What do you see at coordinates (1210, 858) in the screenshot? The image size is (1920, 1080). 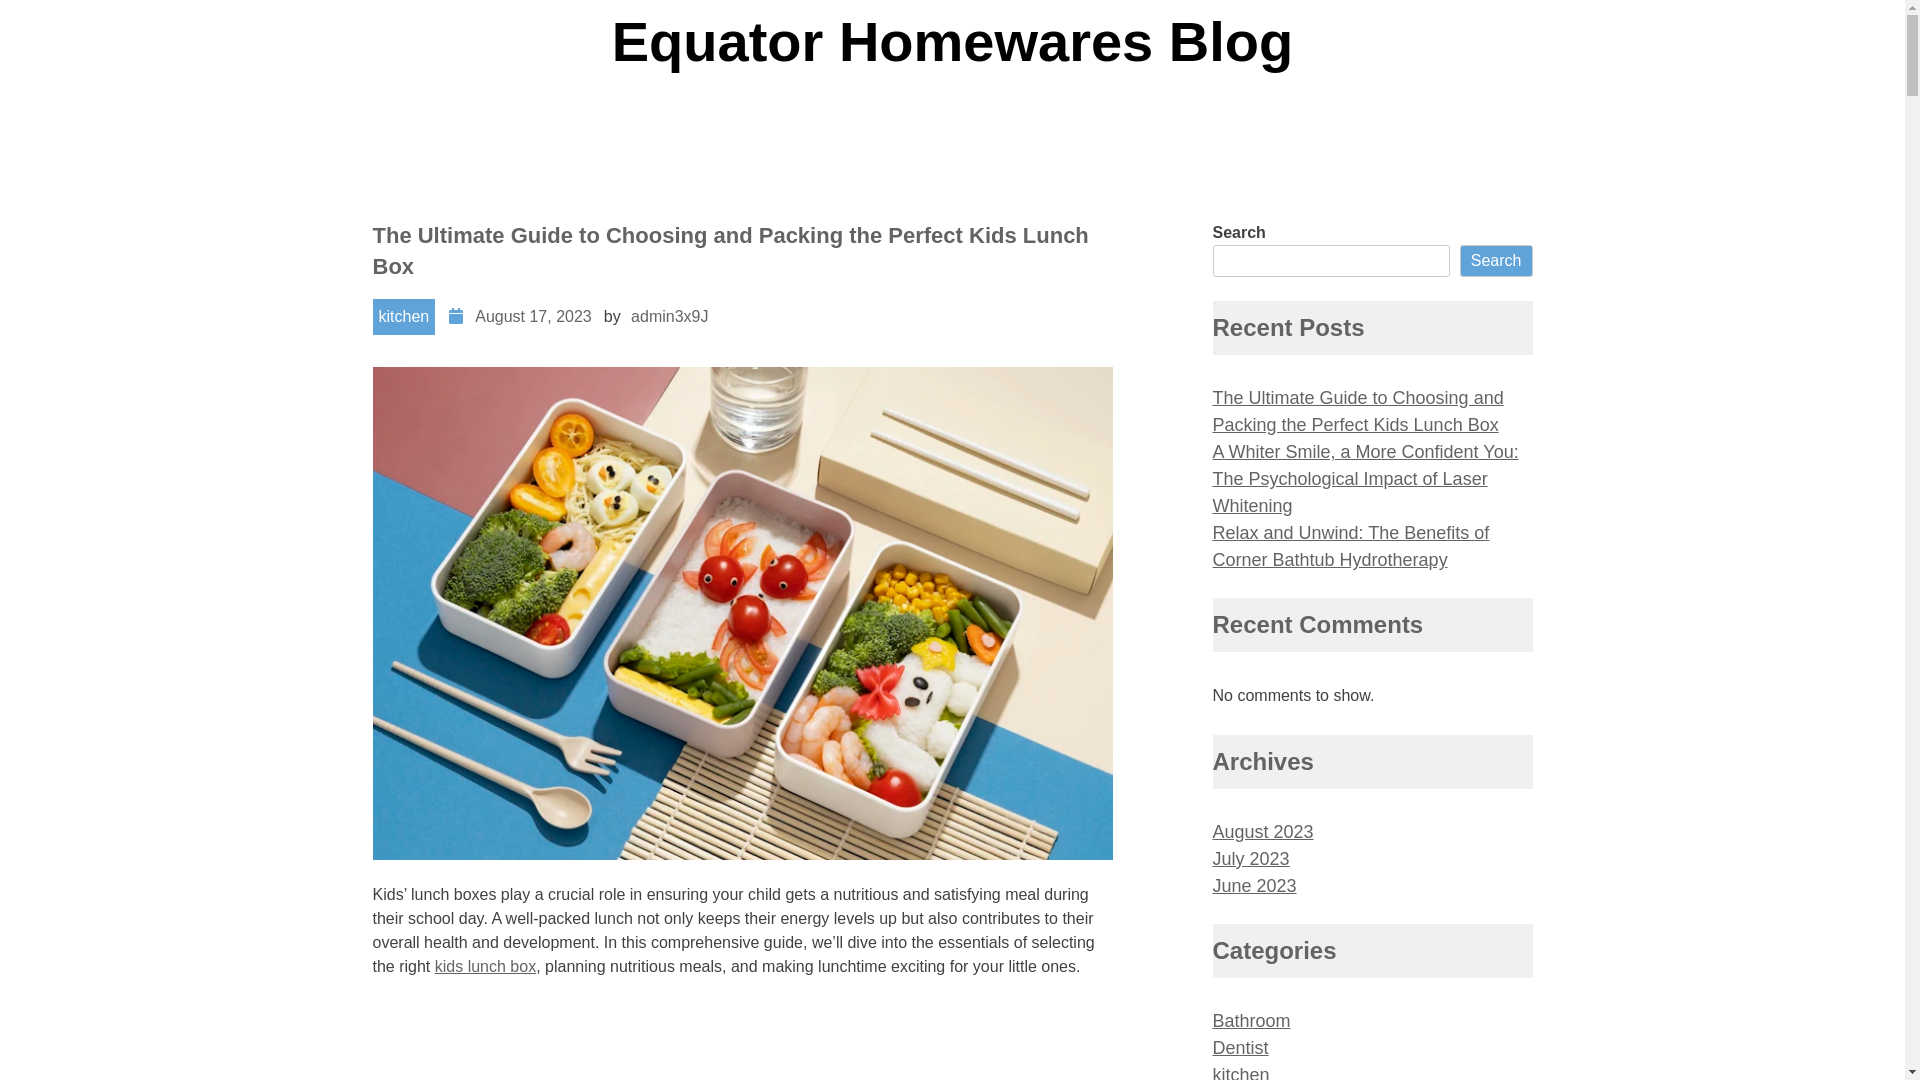 I see `'July 2023'` at bounding box center [1210, 858].